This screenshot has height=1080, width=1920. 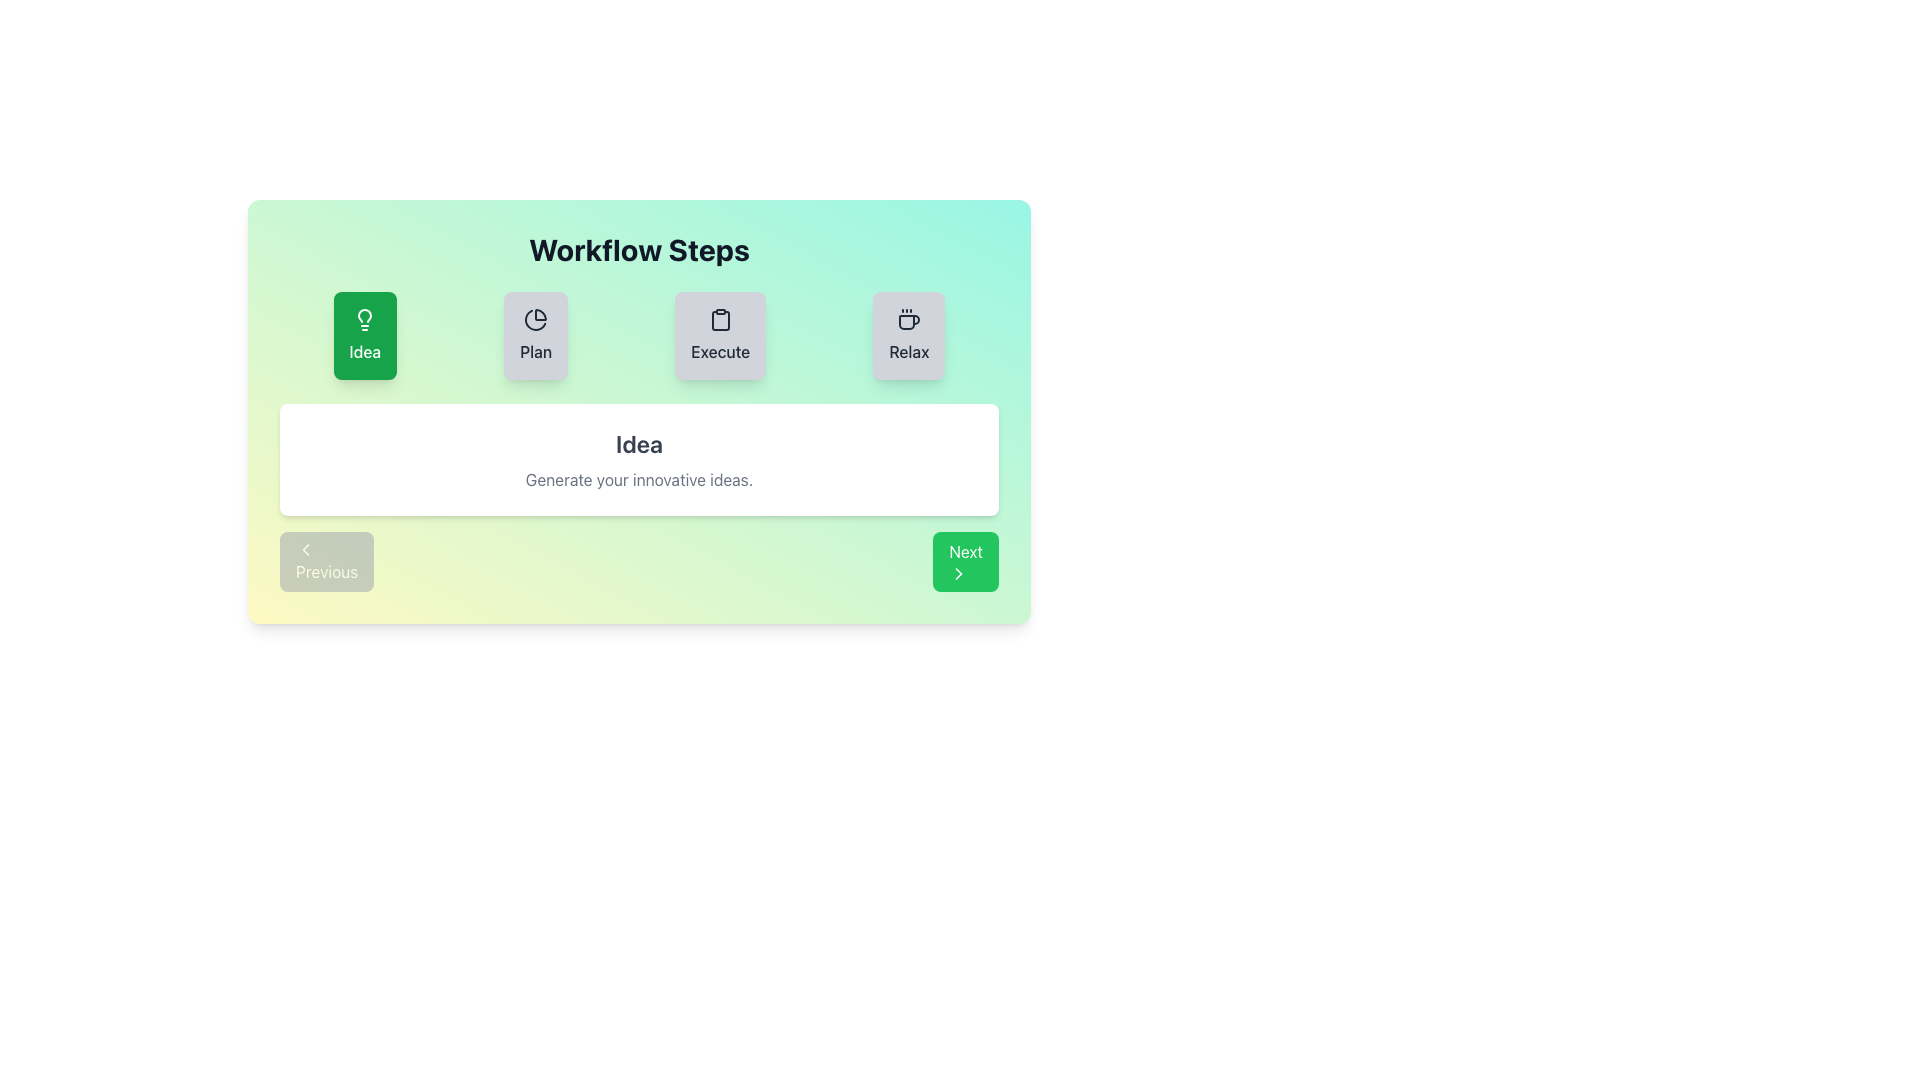 What do you see at coordinates (638, 442) in the screenshot?
I see `the heading text element that indicates the current step within the section, located centrally in the white rectangular step detail box above the text 'Generate your innovative ideas.'` at bounding box center [638, 442].